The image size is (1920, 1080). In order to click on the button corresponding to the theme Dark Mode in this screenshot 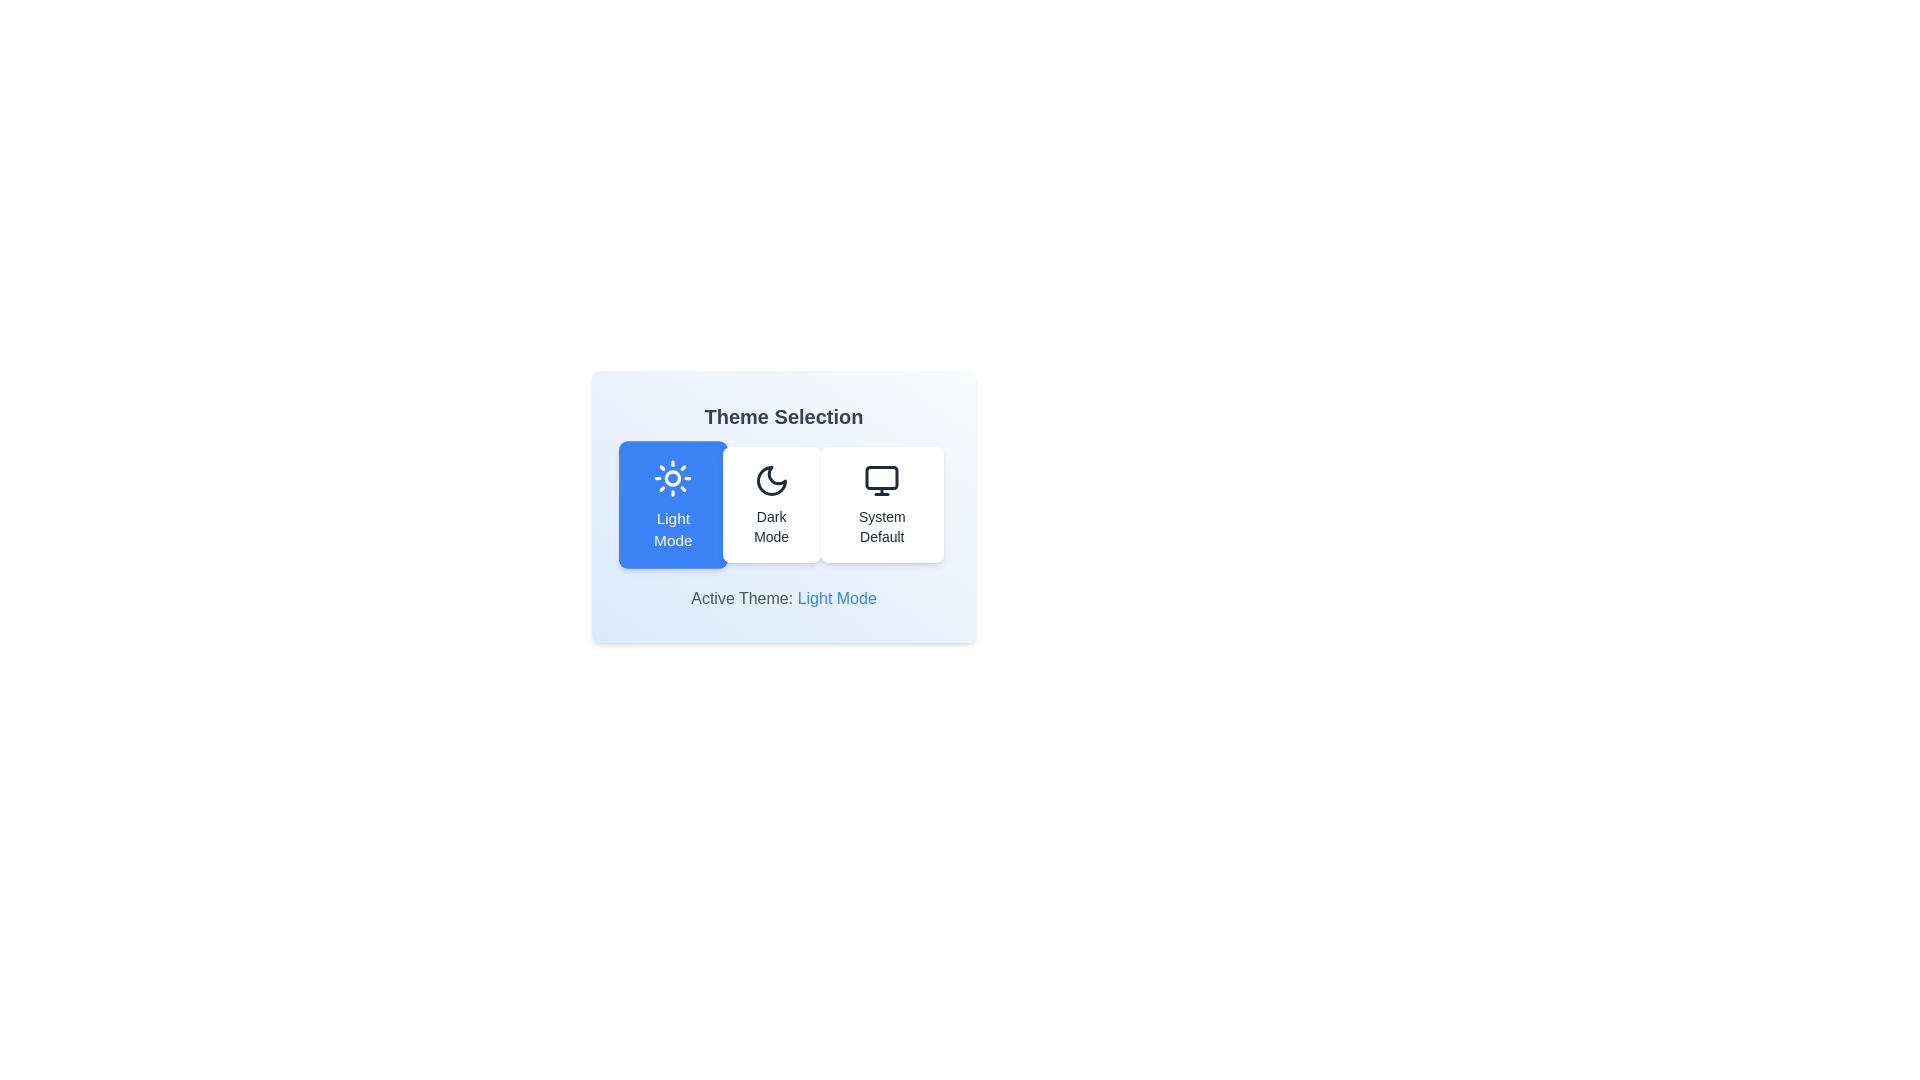, I will do `click(770, 504)`.